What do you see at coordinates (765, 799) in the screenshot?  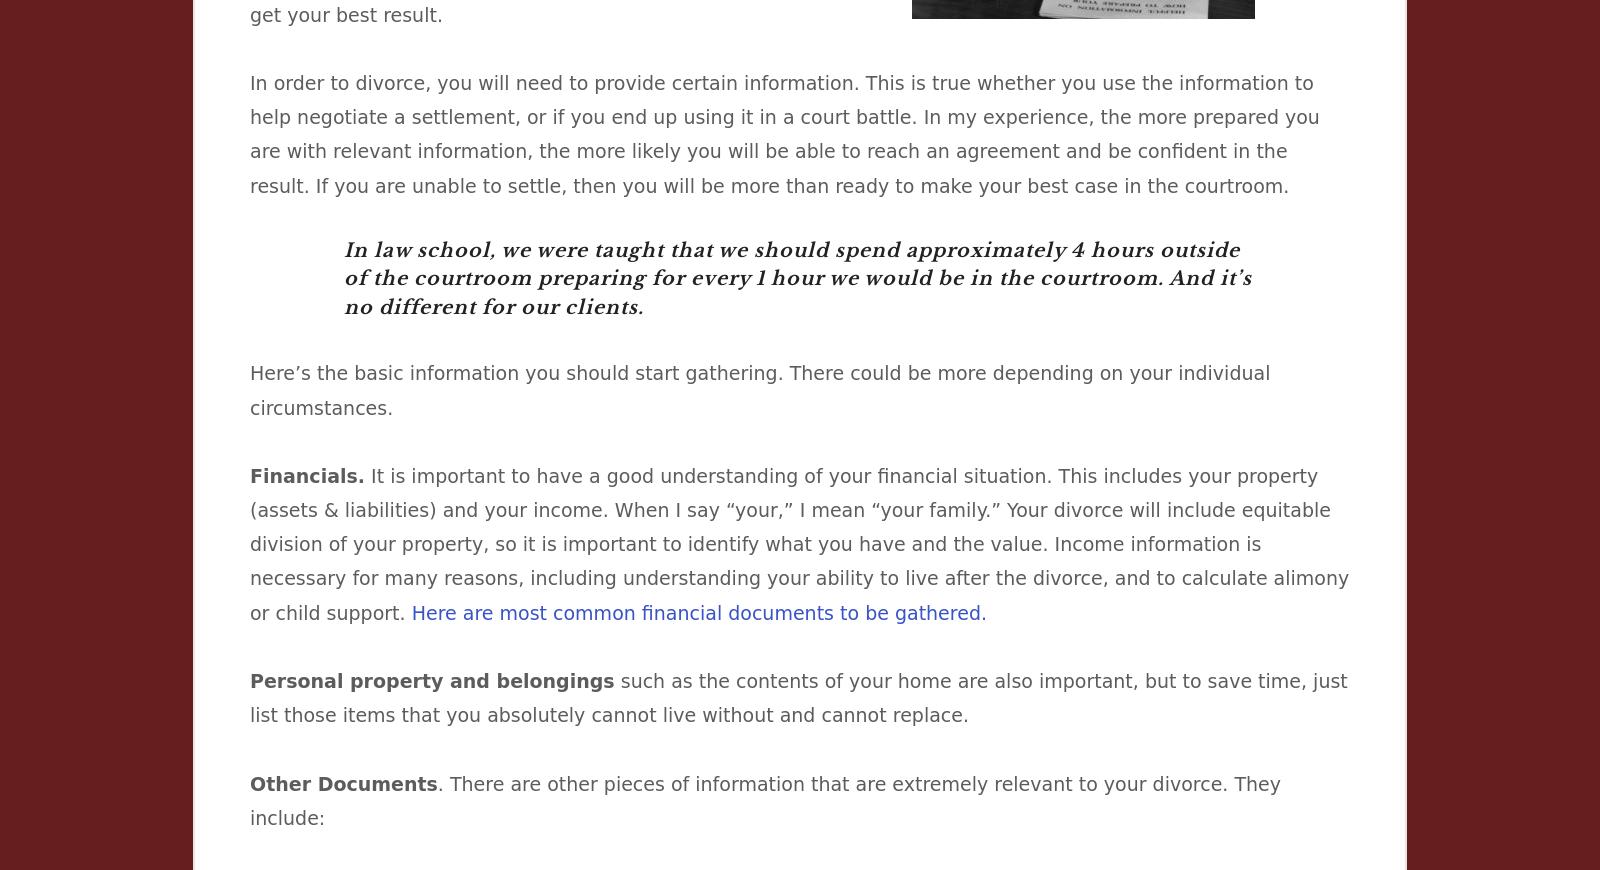 I see `'. There are other pieces of information that are extremely relevant to your divorce. They include:'` at bounding box center [765, 799].